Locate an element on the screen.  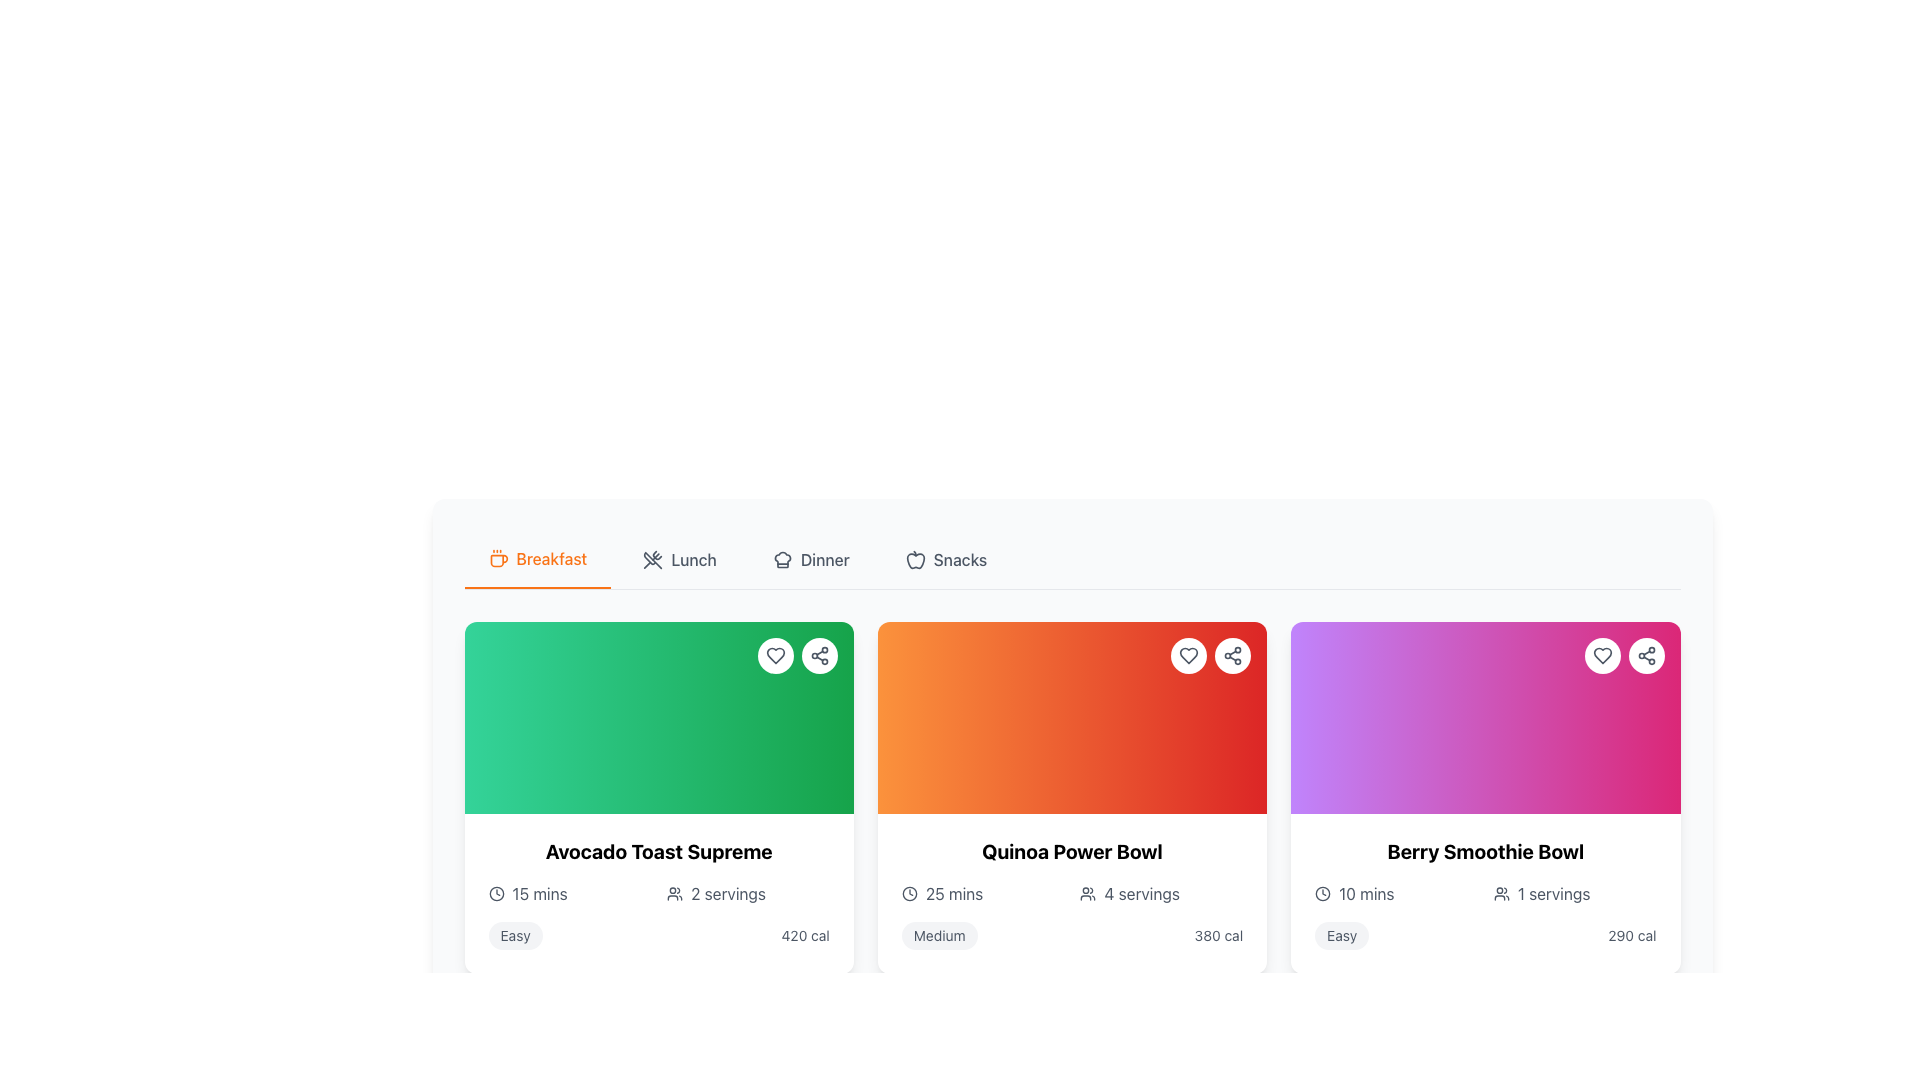
the bold, large-size text label displaying 'Quinoa Power Bowl' is located at coordinates (1071, 852).